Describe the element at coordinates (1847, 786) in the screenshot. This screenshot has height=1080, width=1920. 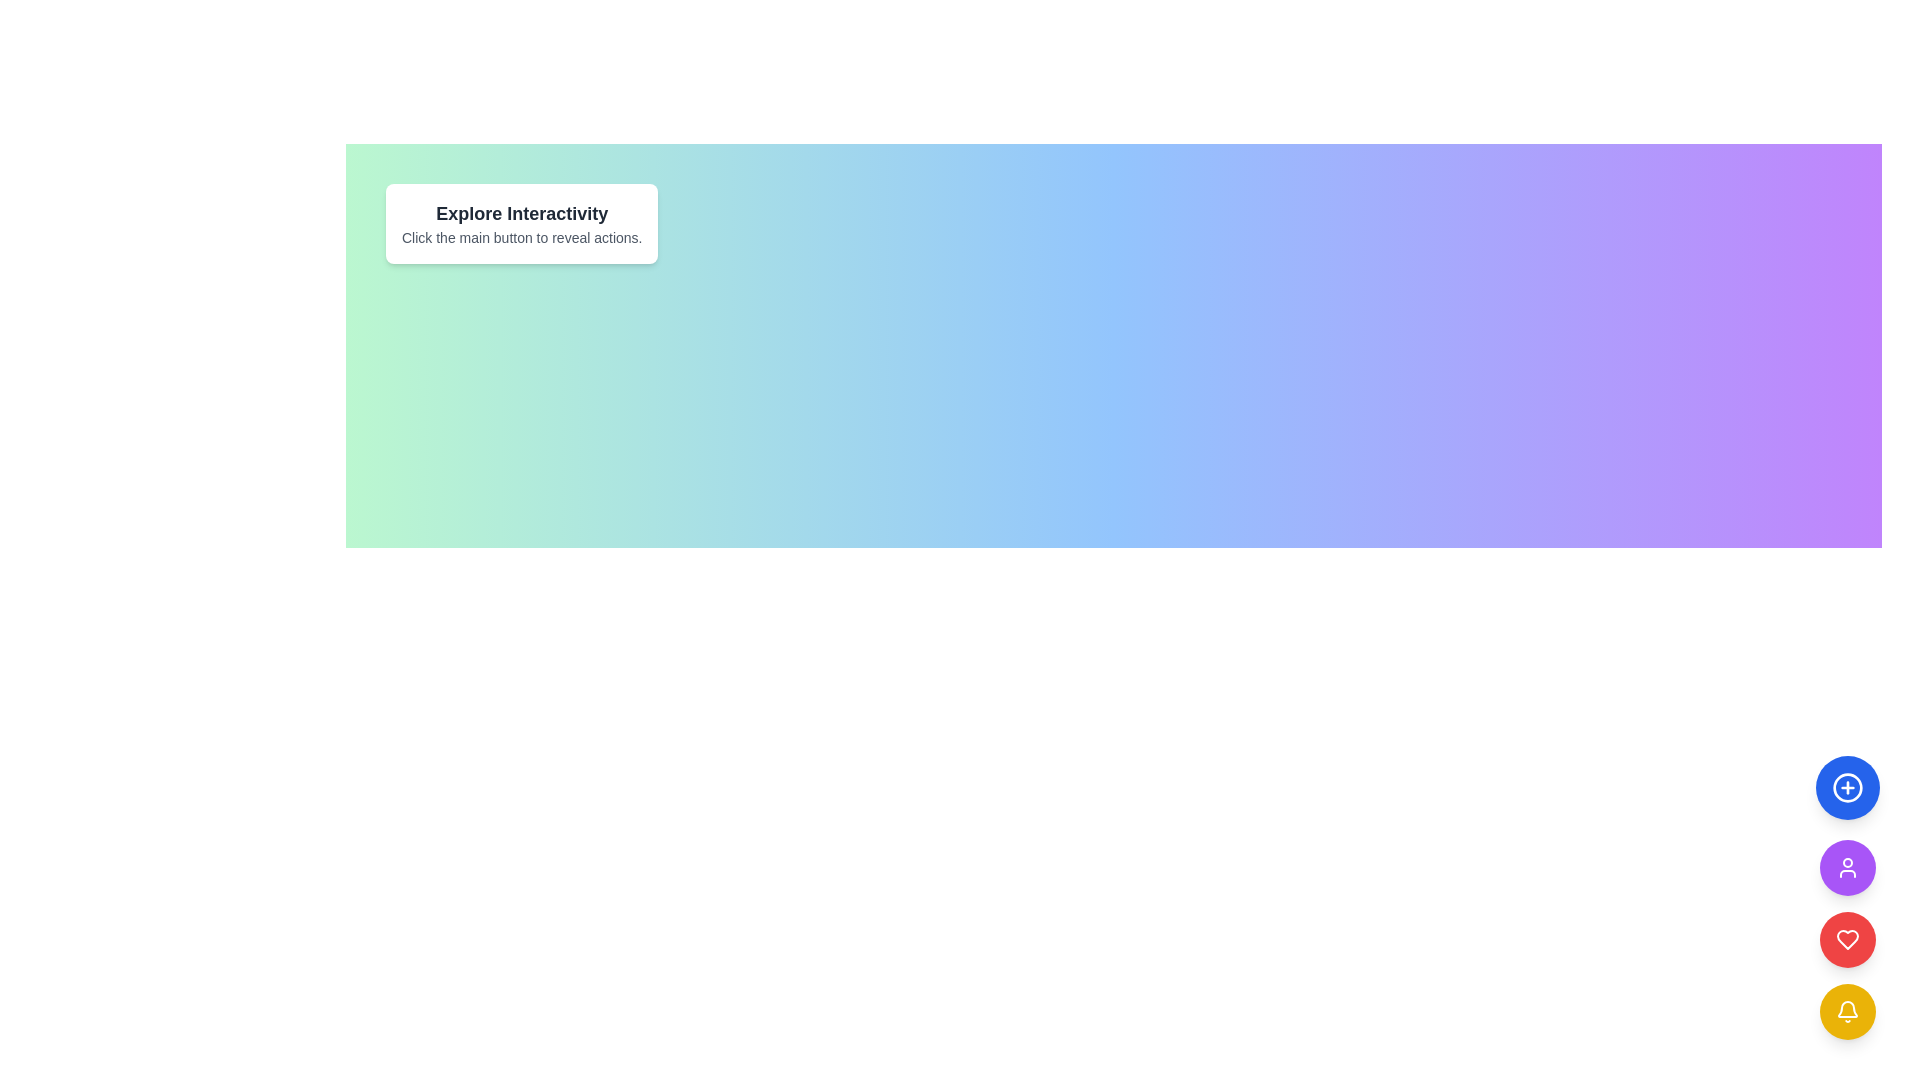
I see `the button located at the top of the vertical button group in the bottom-right corner of the interface` at that location.